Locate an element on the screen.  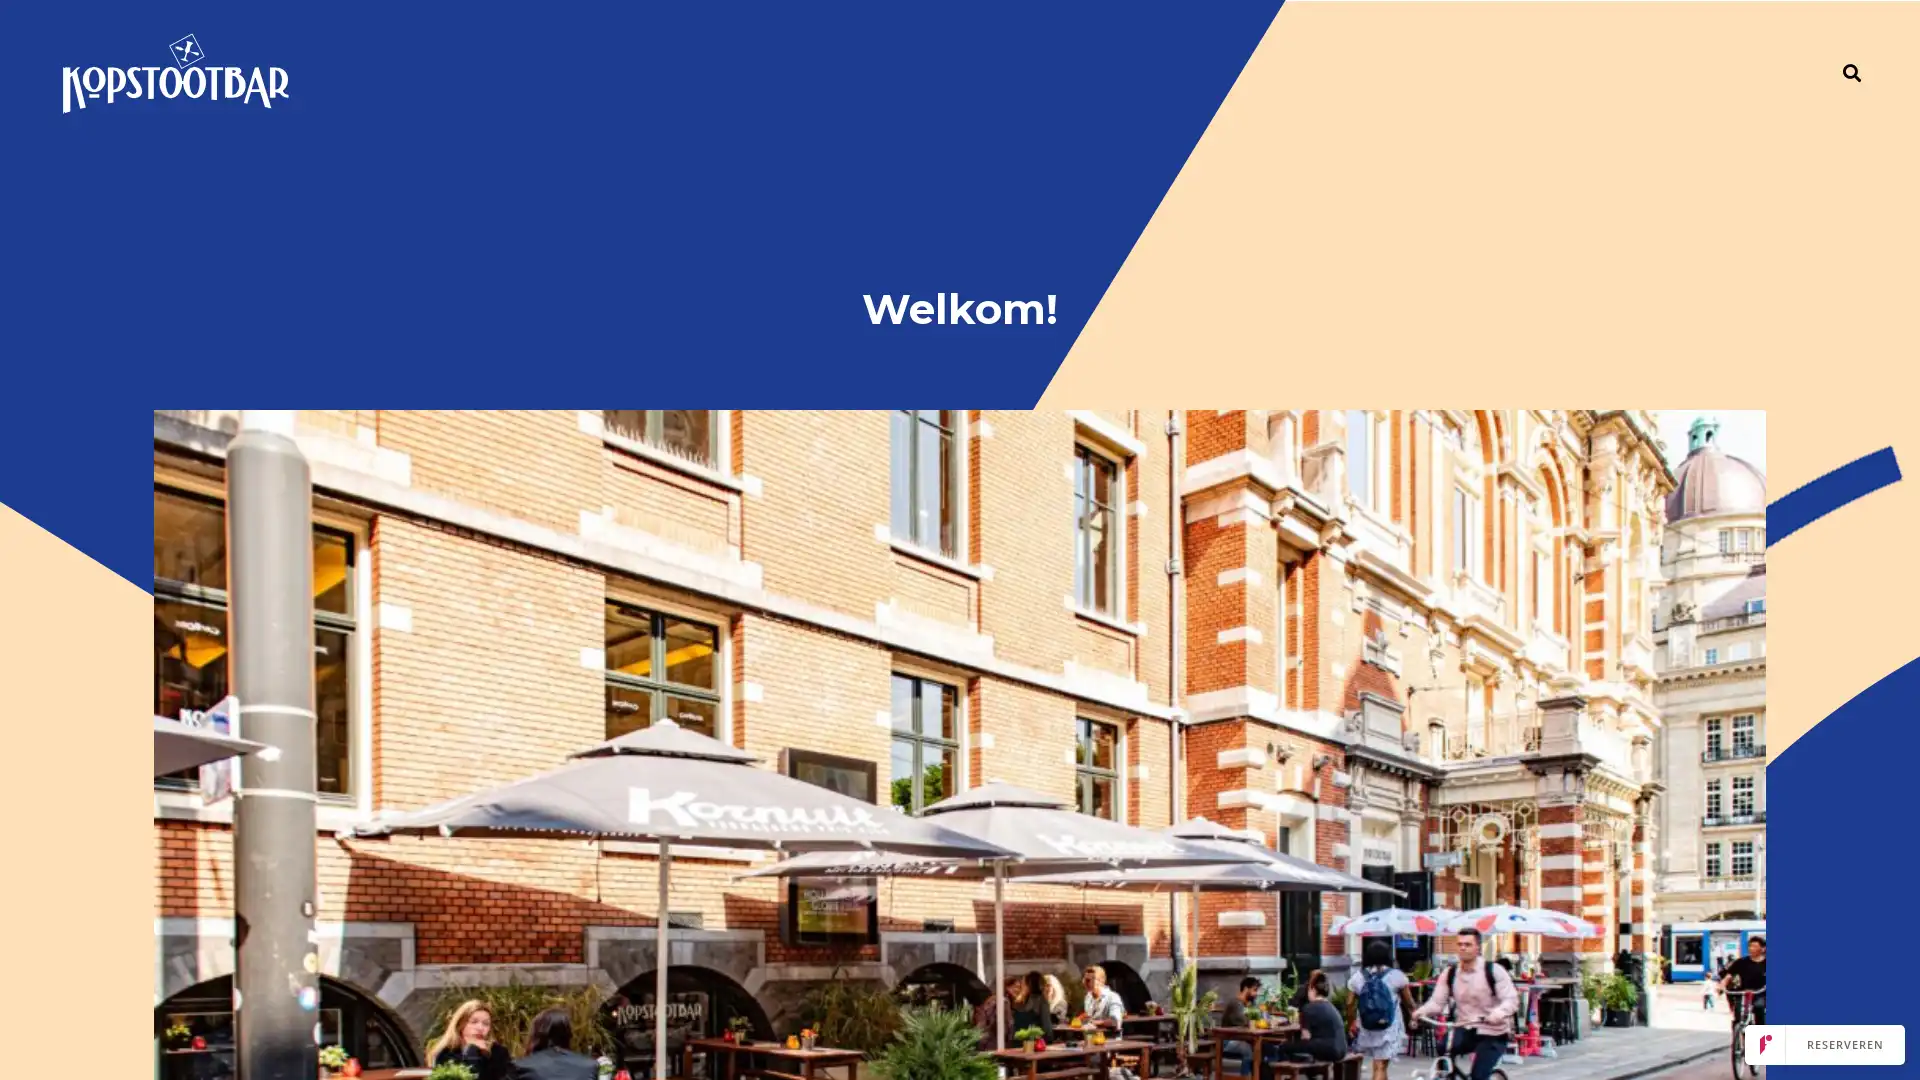
ZOEKEN is located at coordinates (1851, 72).